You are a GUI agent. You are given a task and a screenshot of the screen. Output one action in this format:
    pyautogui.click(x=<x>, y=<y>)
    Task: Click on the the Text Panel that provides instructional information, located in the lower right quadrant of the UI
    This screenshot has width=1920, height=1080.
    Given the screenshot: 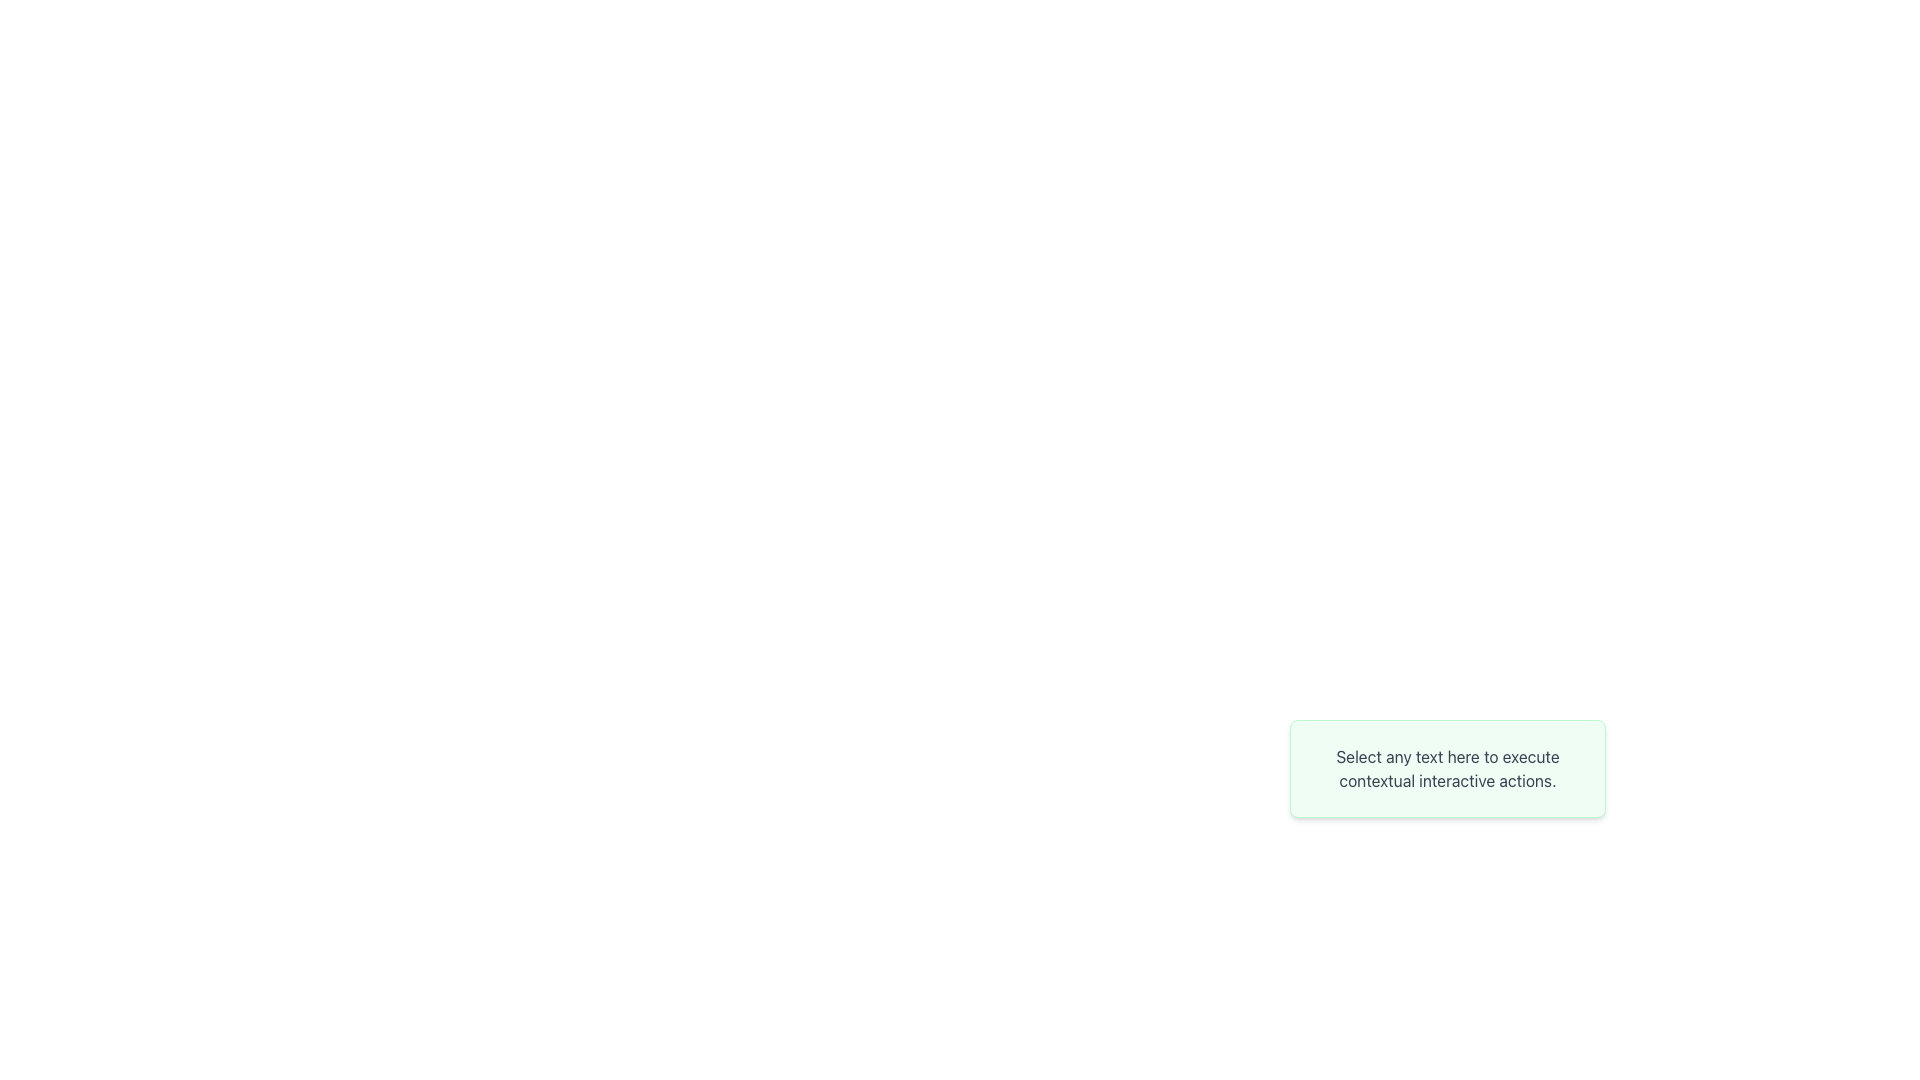 What is the action you would take?
    pyautogui.click(x=1448, y=826)
    